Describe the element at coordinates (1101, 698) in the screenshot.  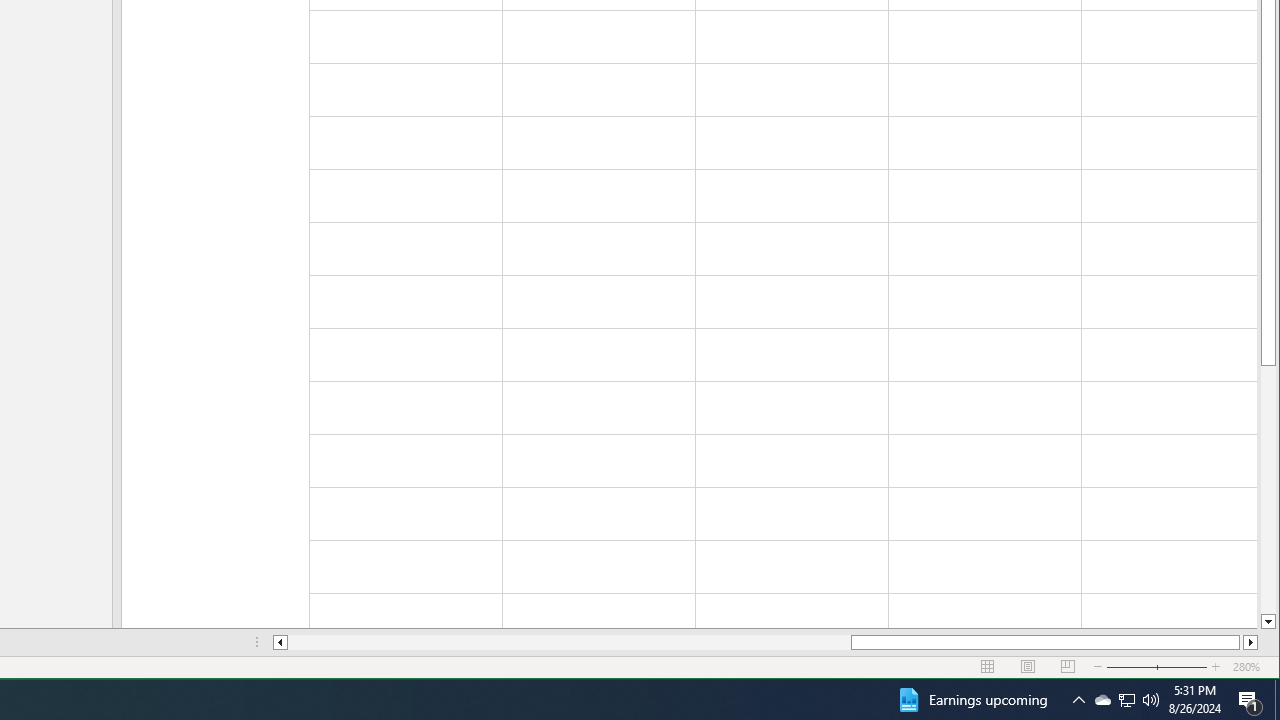
I see `'User Promoted Notification Area'` at that location.